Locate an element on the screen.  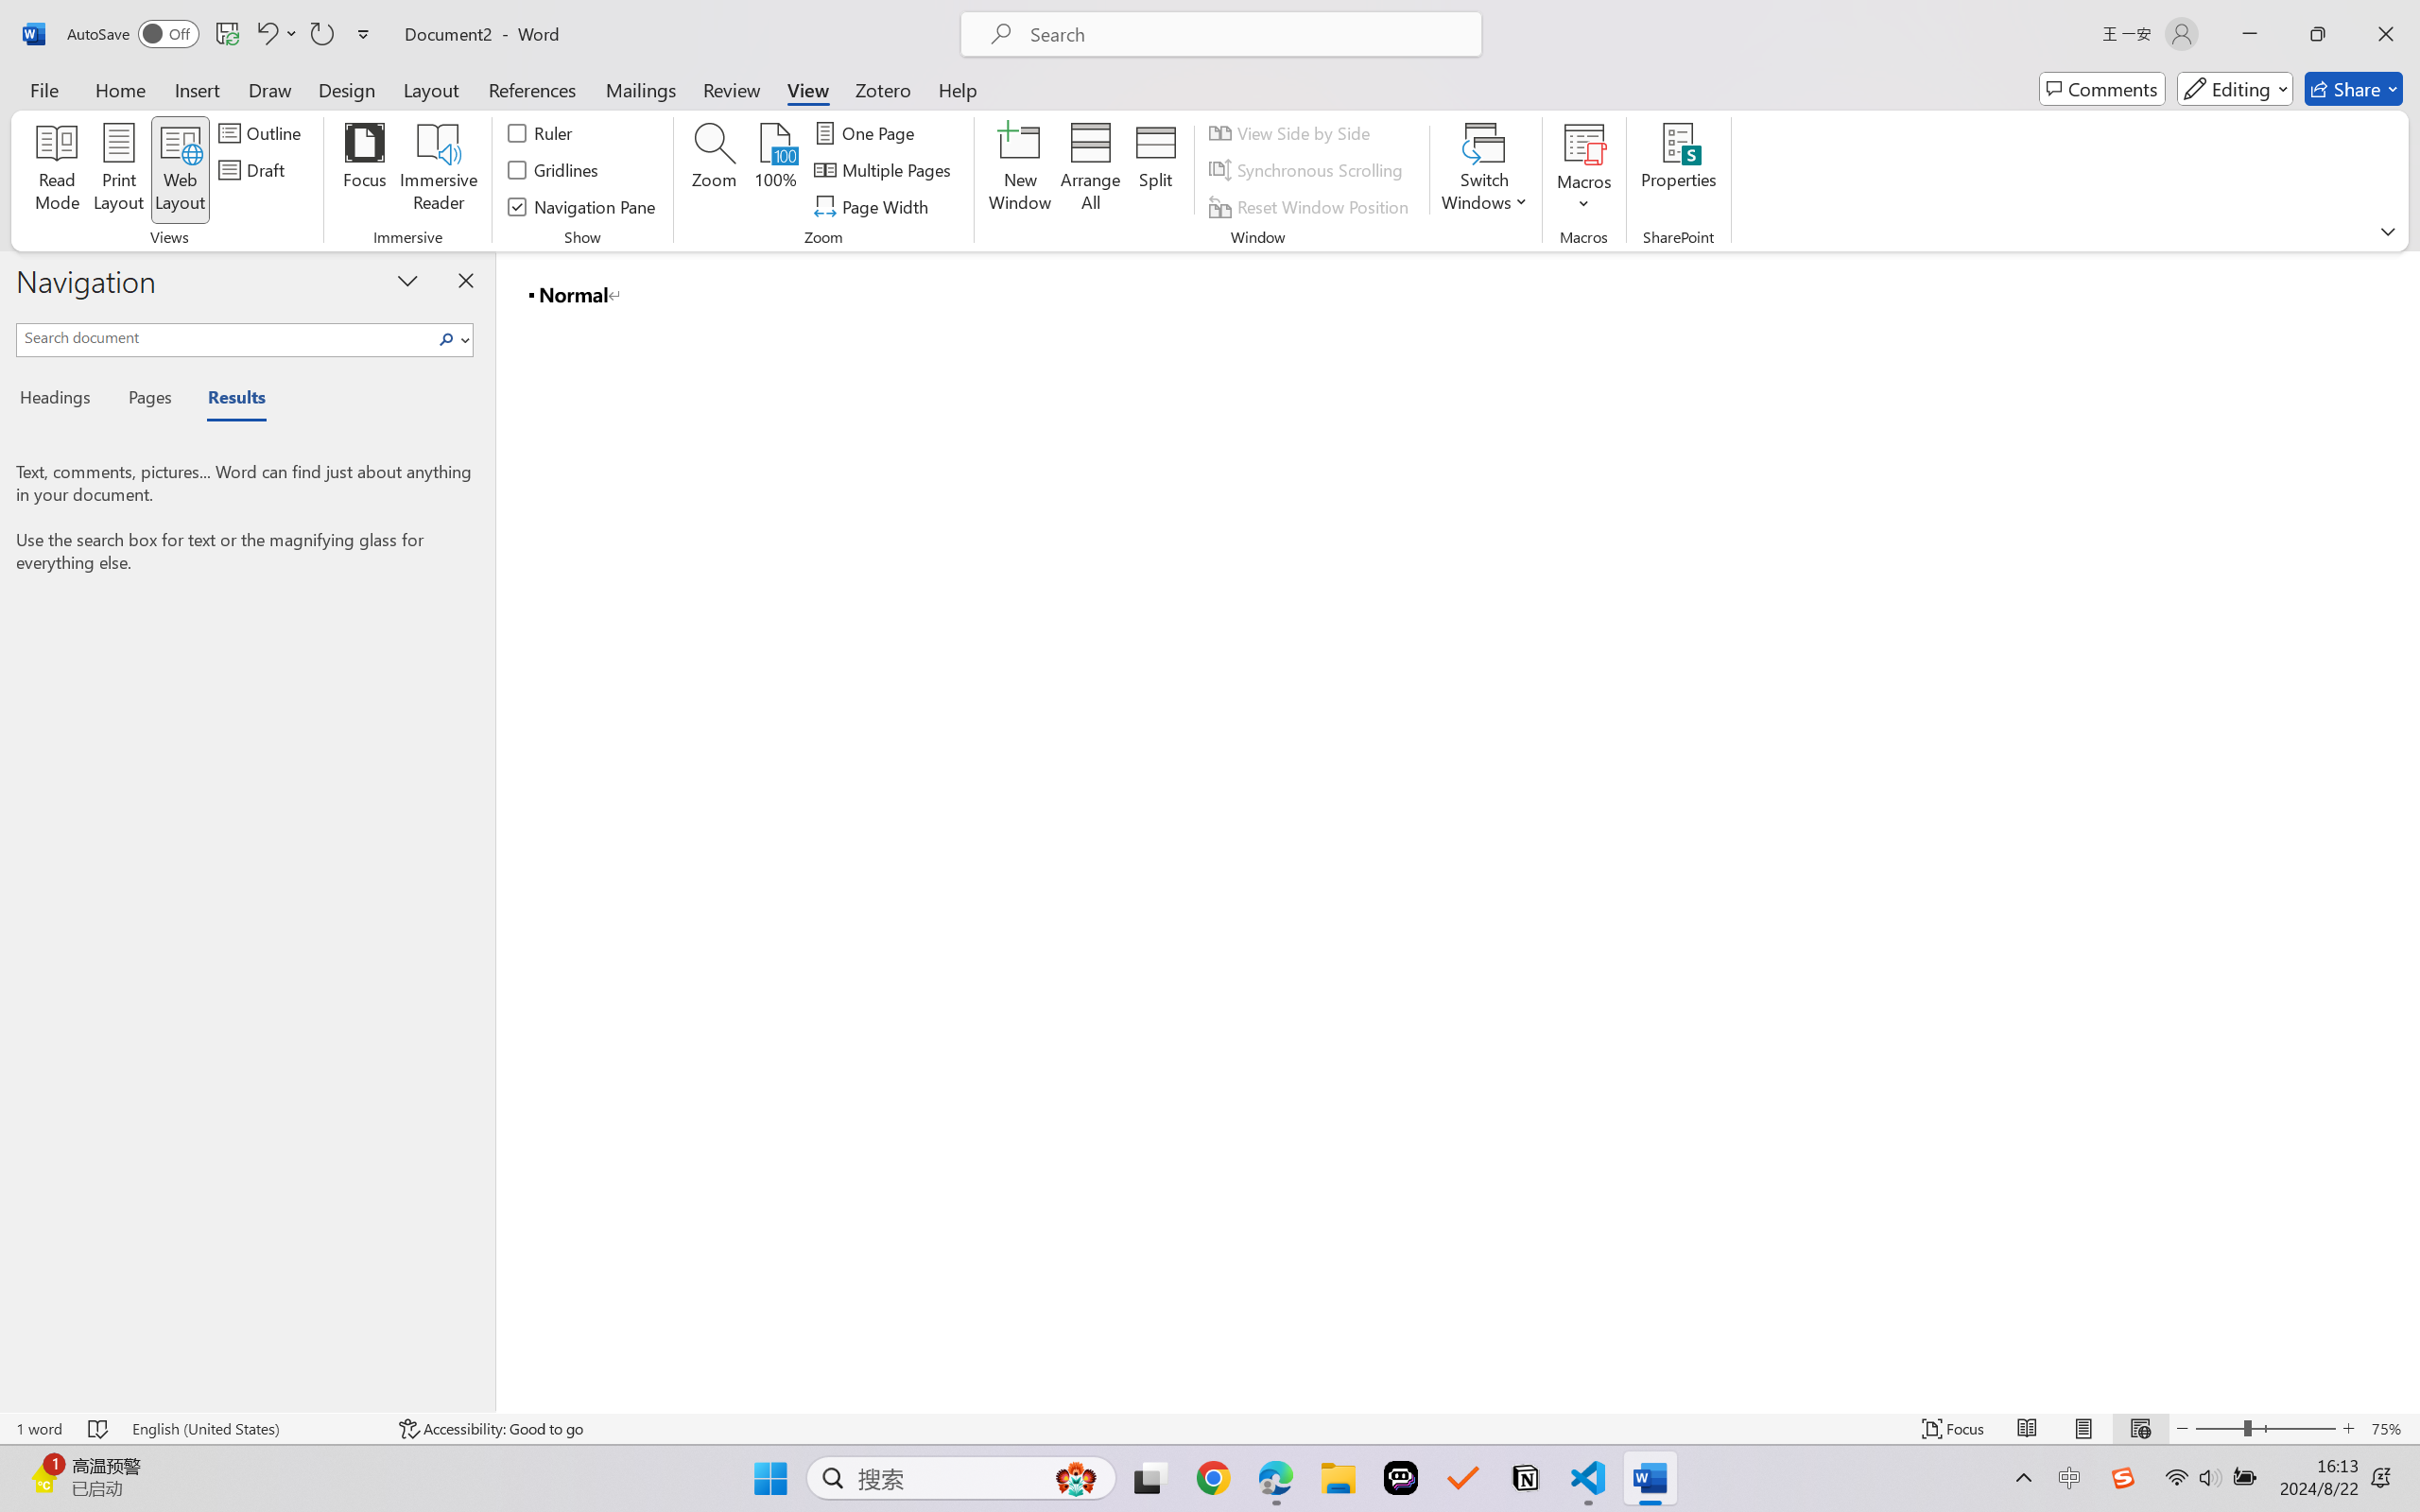
'Mailings' is located at coordinates (641, 88).